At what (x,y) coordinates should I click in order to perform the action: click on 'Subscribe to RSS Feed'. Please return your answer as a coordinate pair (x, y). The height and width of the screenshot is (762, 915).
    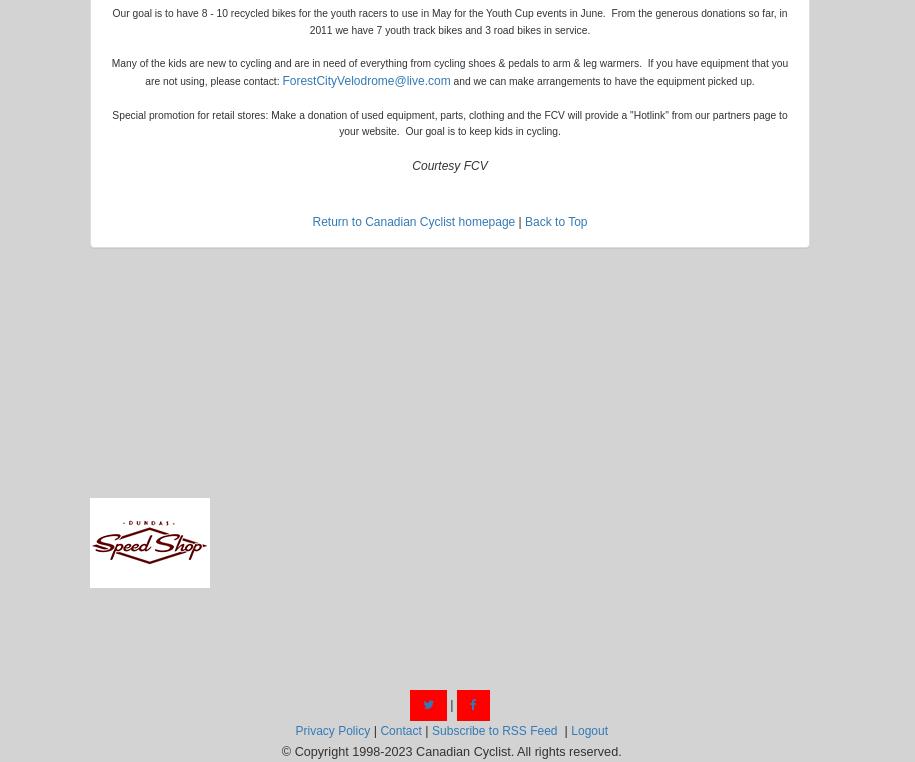
    Looking at the image, I should click on (431, 730).